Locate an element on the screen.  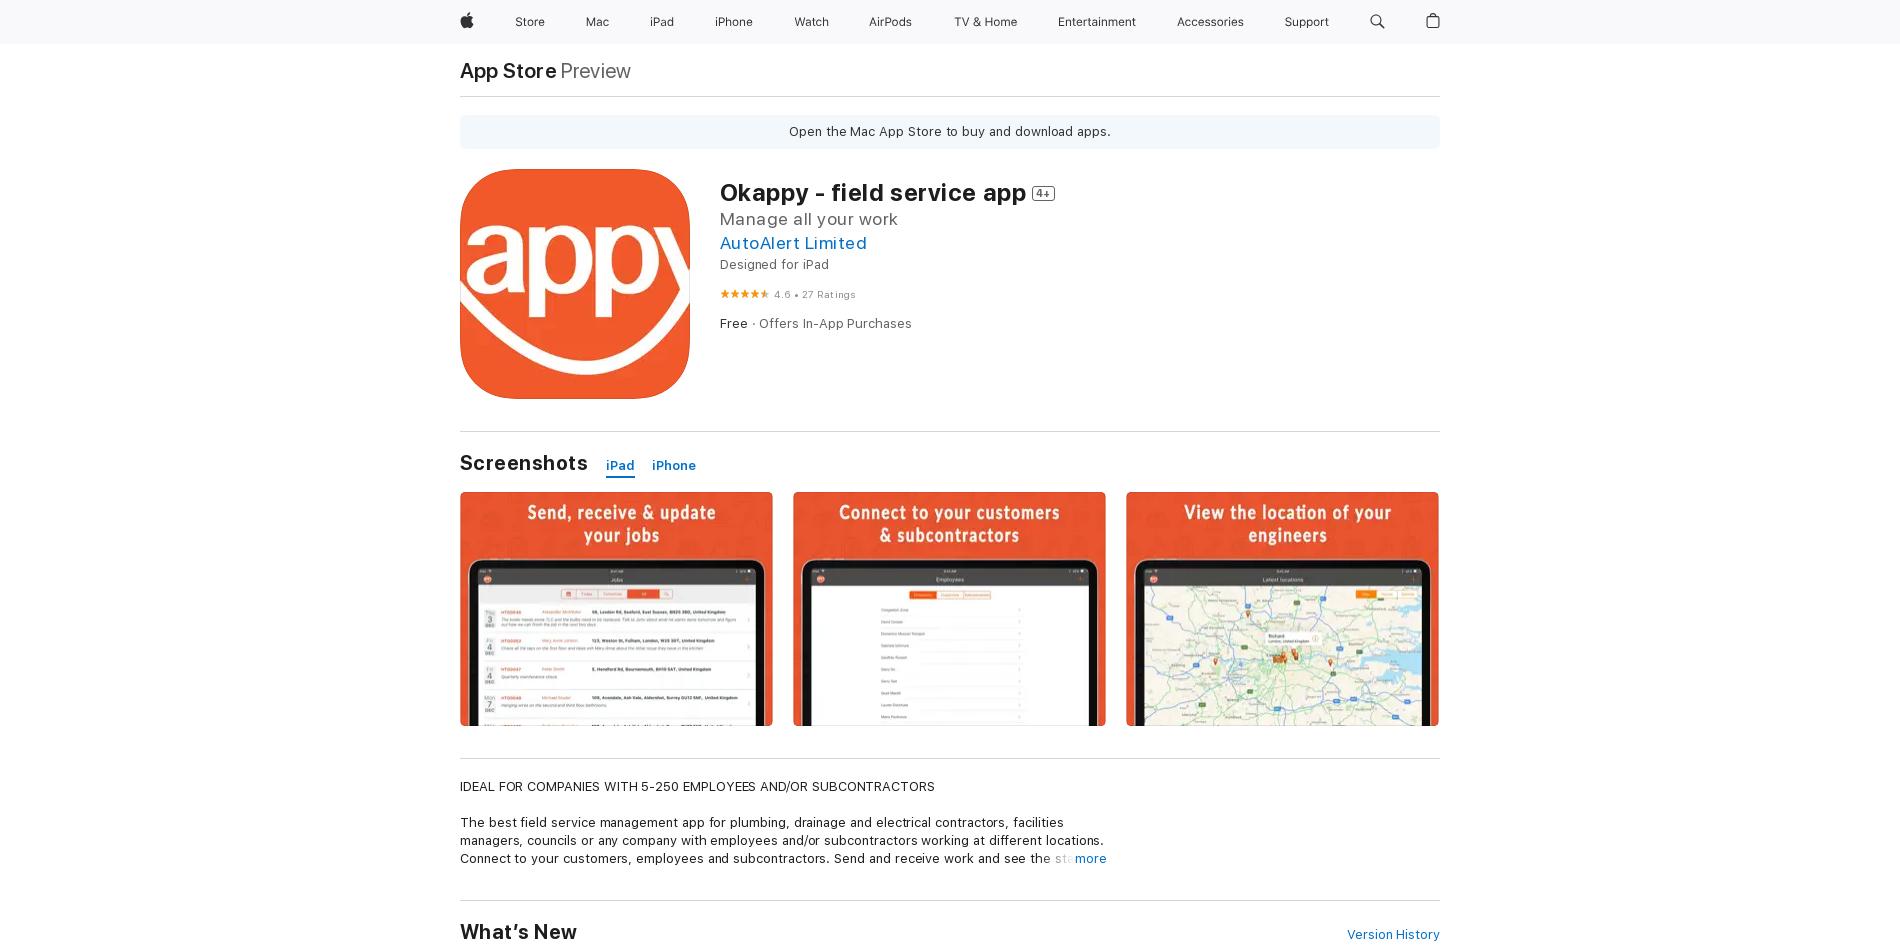
'The best field service management app for plumbing, drainage and electrical contractors, facilities managers, councils or any company with employees and/or subcontractors working at different locations. Connect to your customers, employees and subcontractors. Send and receive work and see the status of the work as it's updated by your engineers or subcontractors out in the field.' is located at coordinates (781, 848).